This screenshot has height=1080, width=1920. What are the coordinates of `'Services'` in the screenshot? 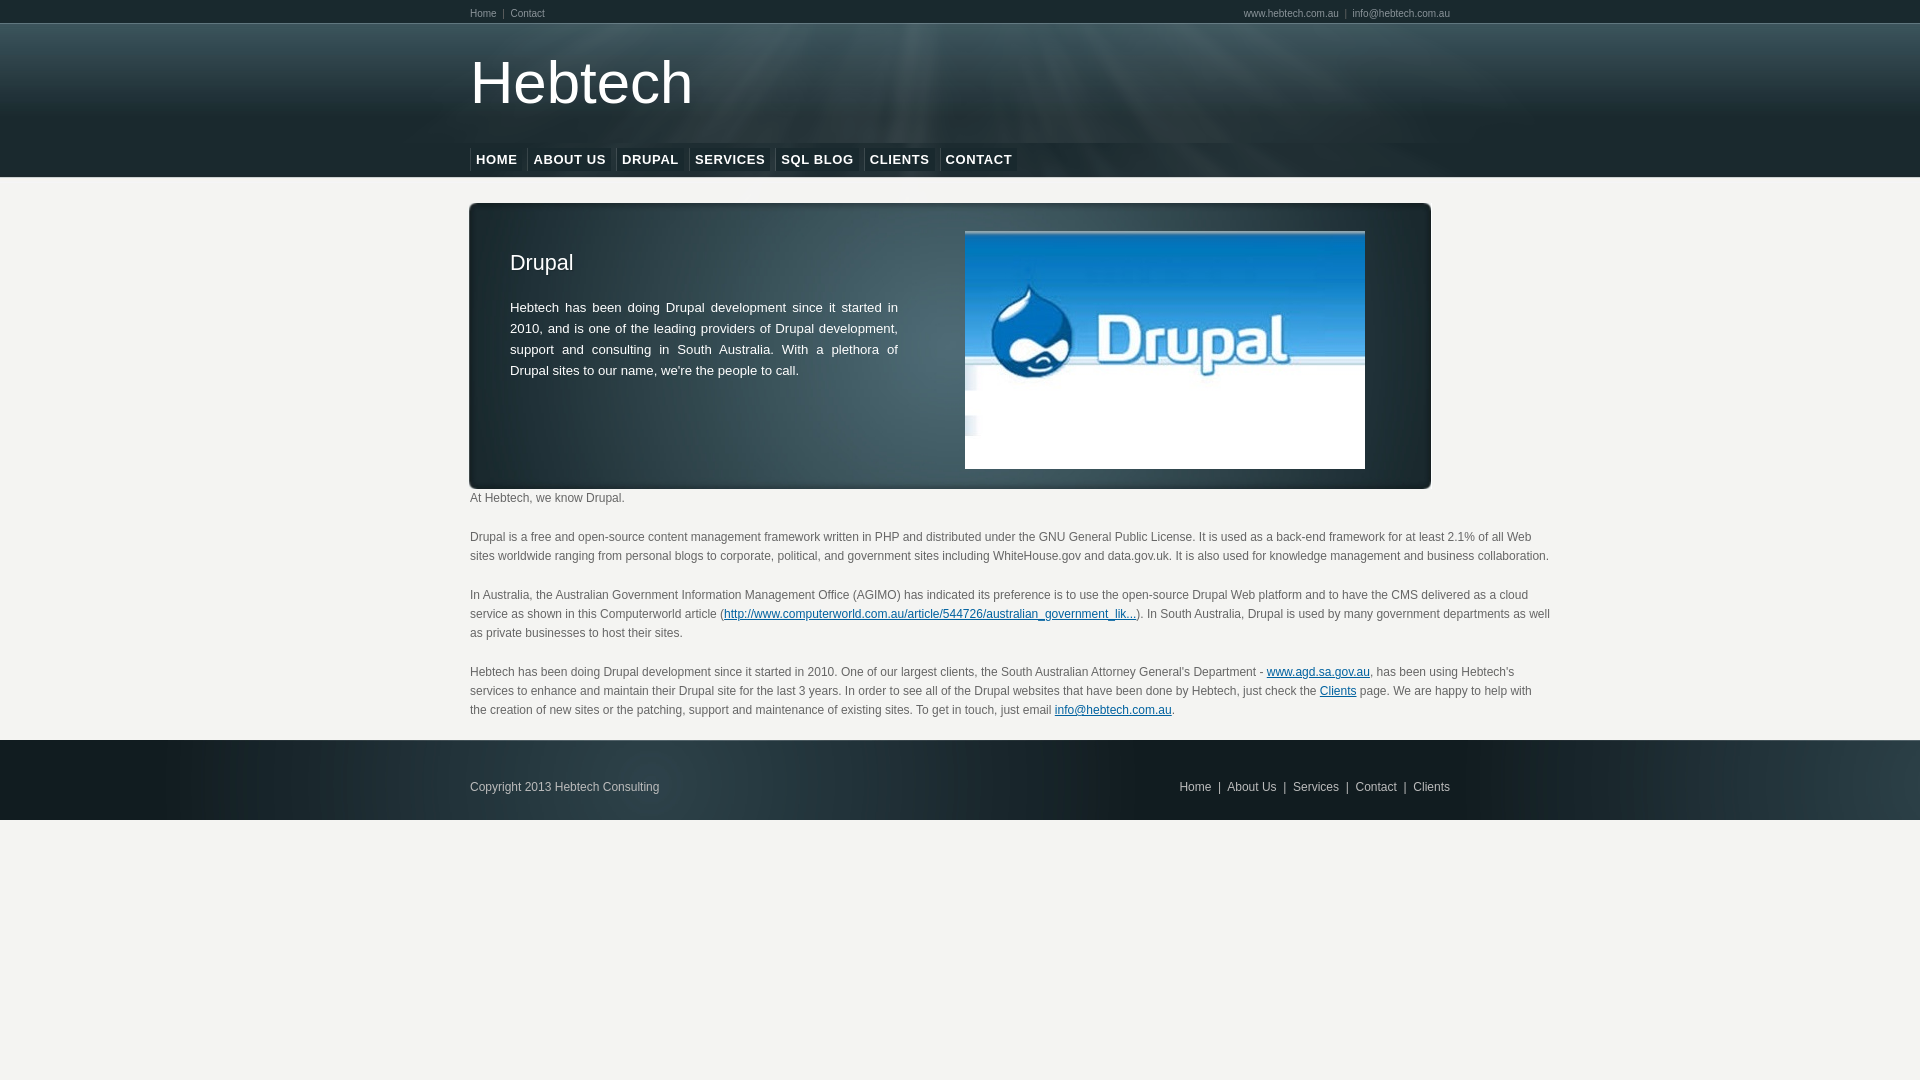 It's located at (1315, 785).